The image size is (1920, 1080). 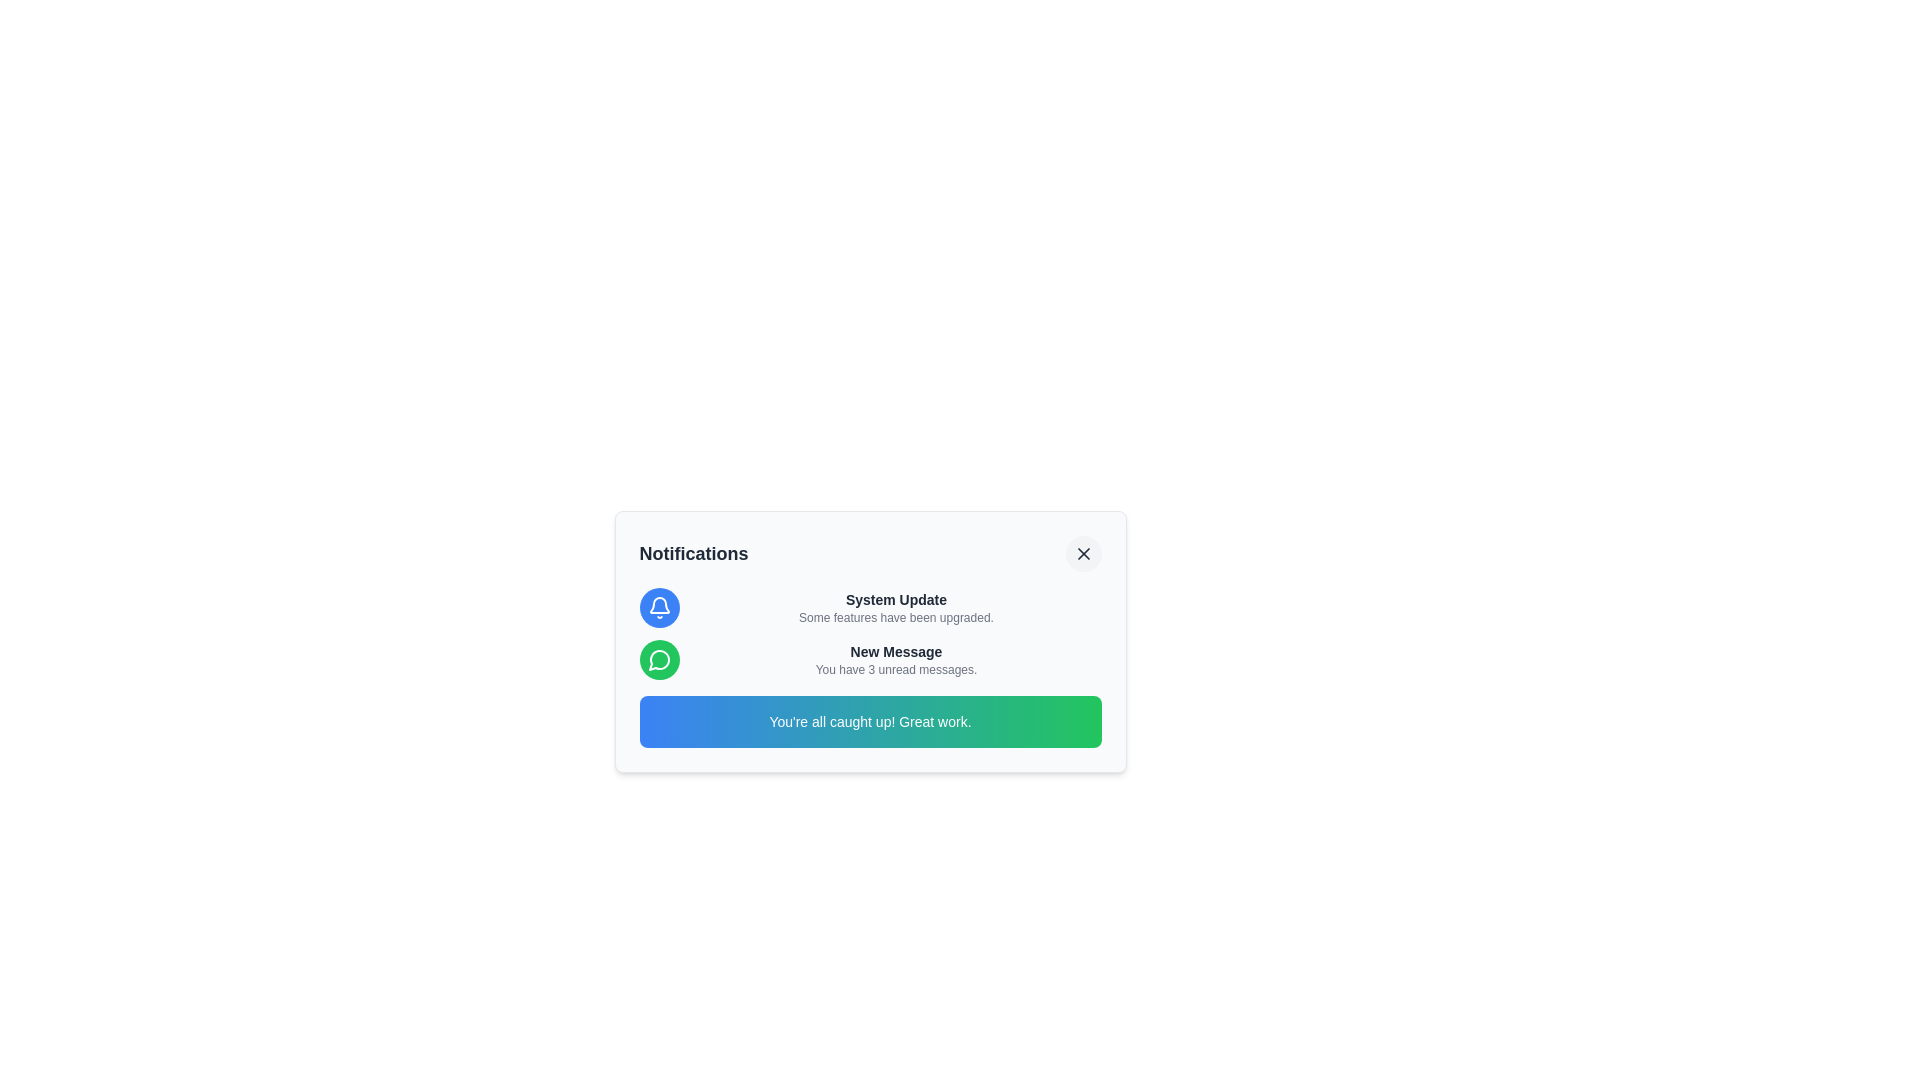 What do you see at coordinates (870, 607) in the screenshot?
I see `the first notification item that provides information about a system update, located below the 'Notifications' header and above the 'New Message' notification item` at bounding box center [870, 607].